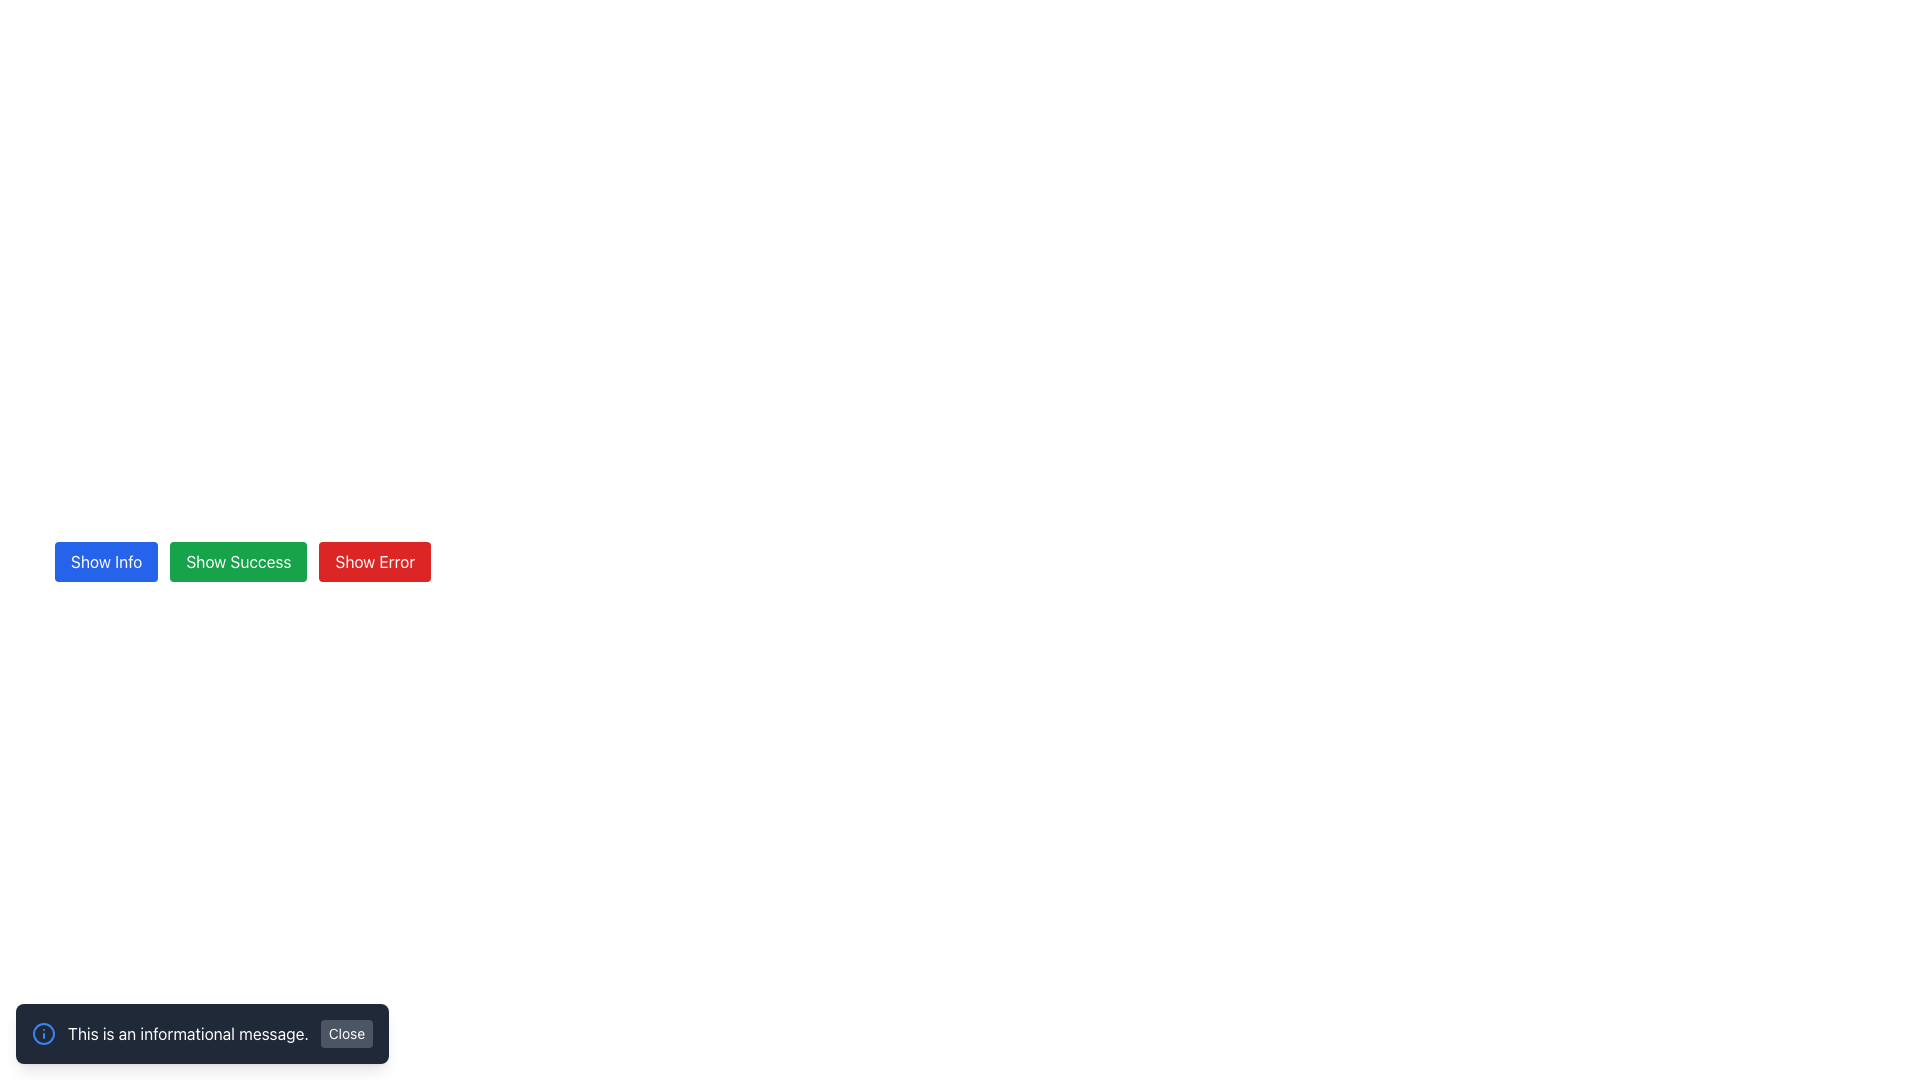  What do you see at coordinates (238, 562) in the screenshot?
I see `the trigger button located between the blue 'Show Info' button and the red 'Show Error' button` at bounding box center [238, 562].